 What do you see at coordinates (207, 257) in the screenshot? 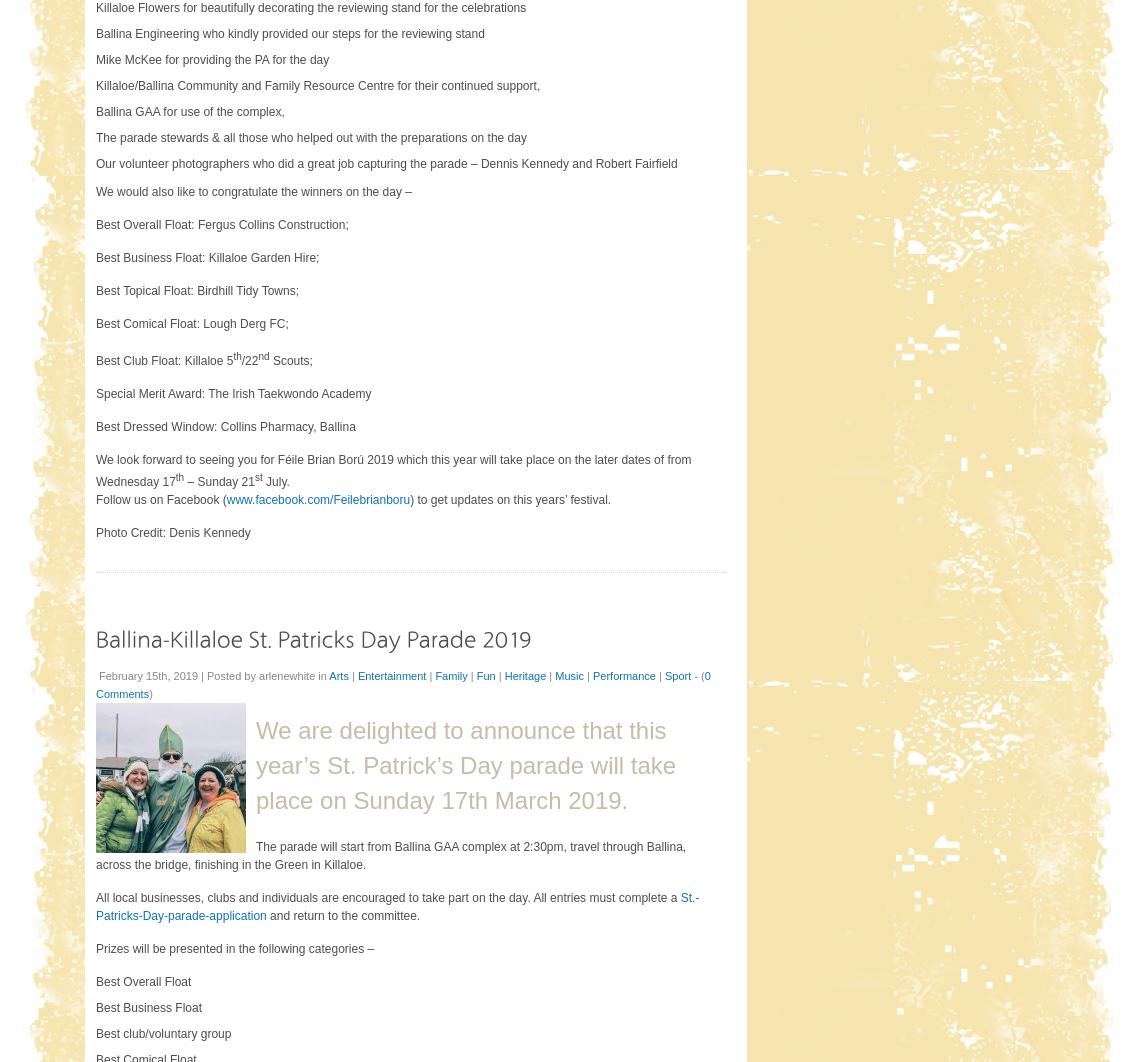
I see `'Best Business Float: Killaloe Garden Hire;'` at bounding box center [207, 257].